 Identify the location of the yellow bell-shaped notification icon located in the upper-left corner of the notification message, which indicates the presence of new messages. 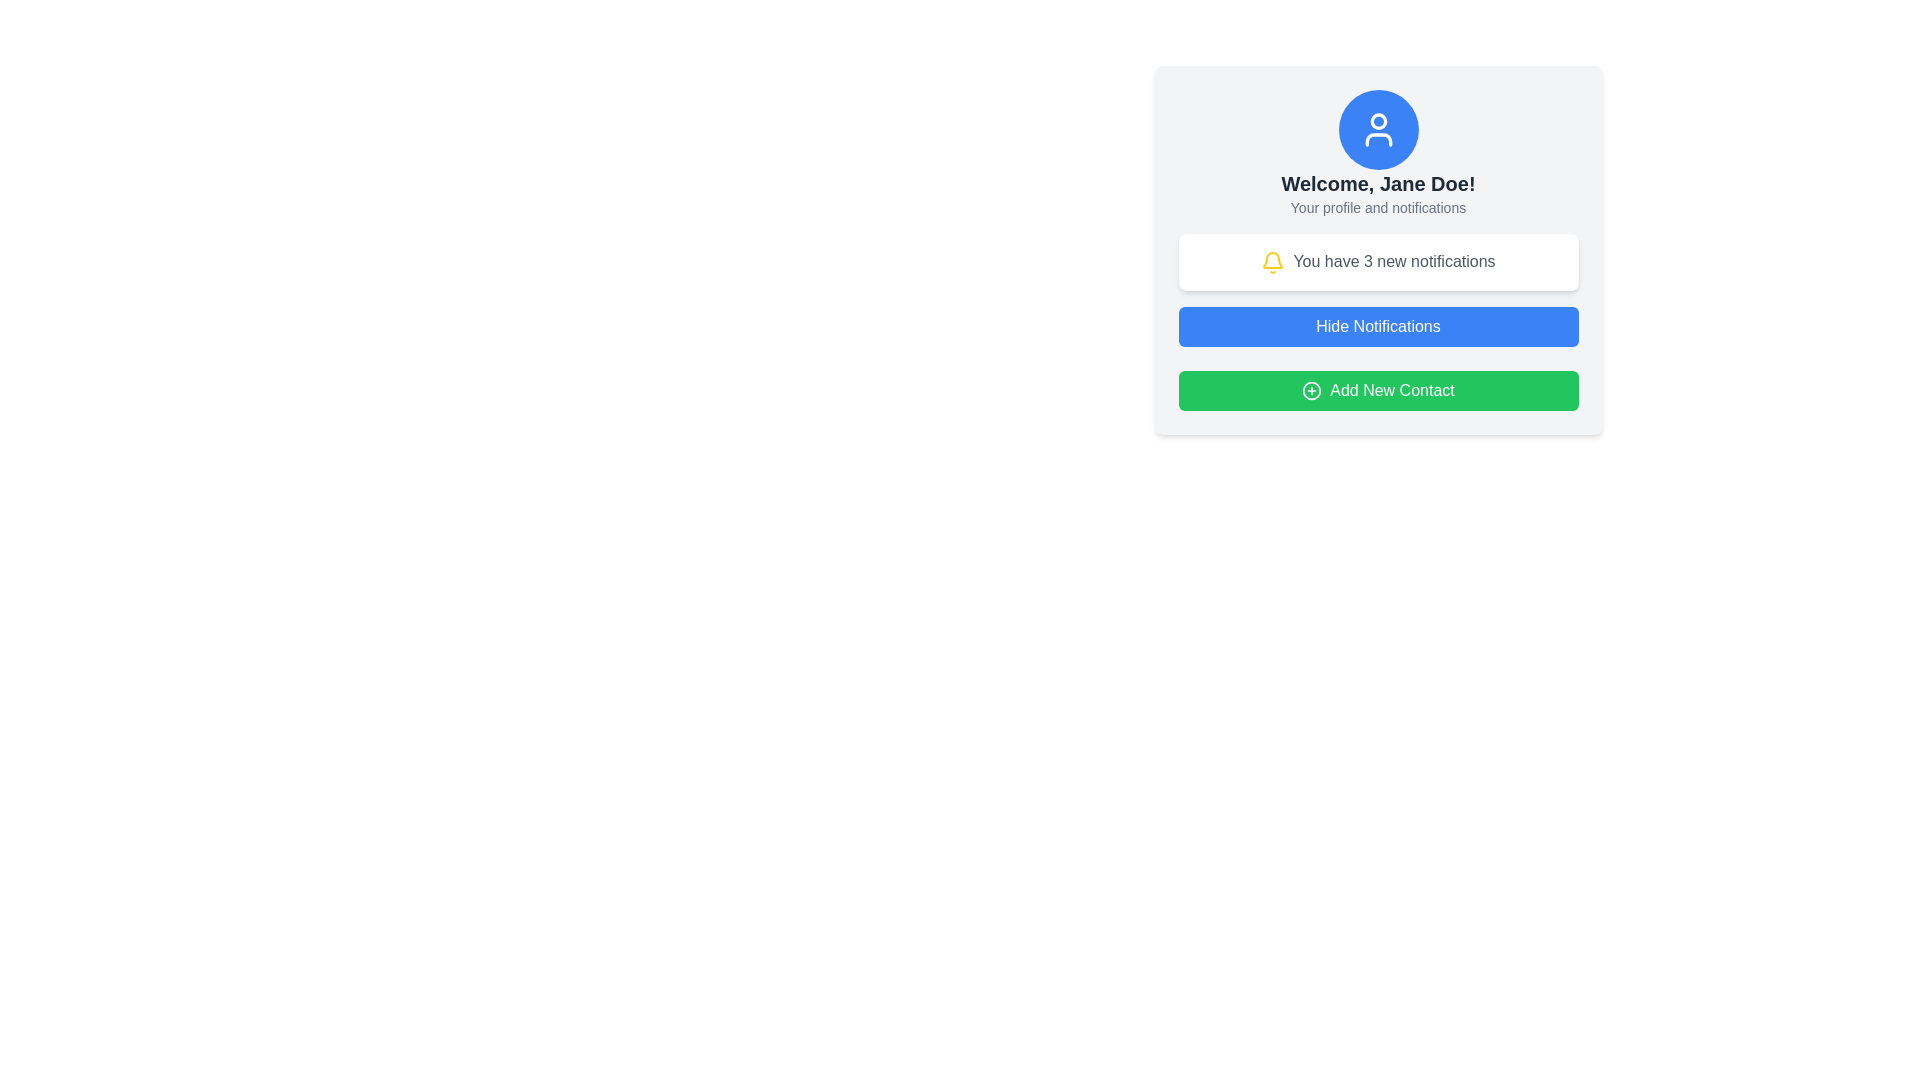
(1272, 259).